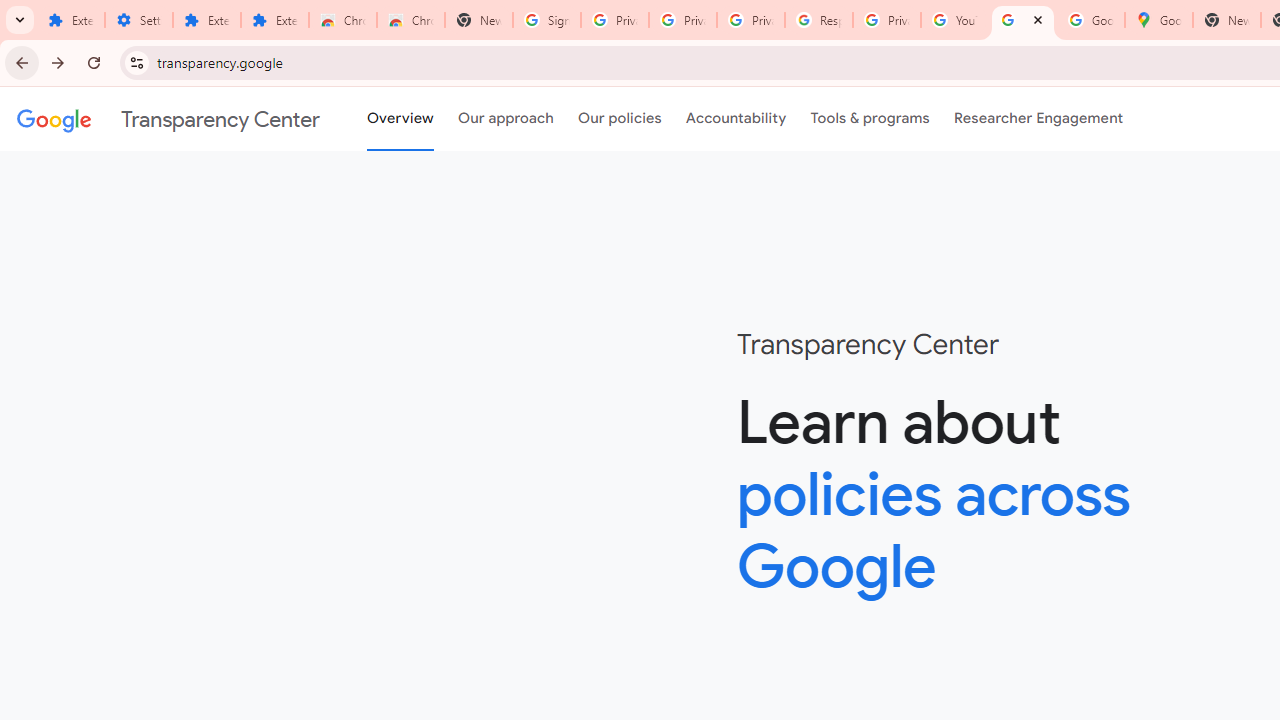  Describe the element at coordinates (506, 119) in the screenshot. I see `'Our approach'` at that location.